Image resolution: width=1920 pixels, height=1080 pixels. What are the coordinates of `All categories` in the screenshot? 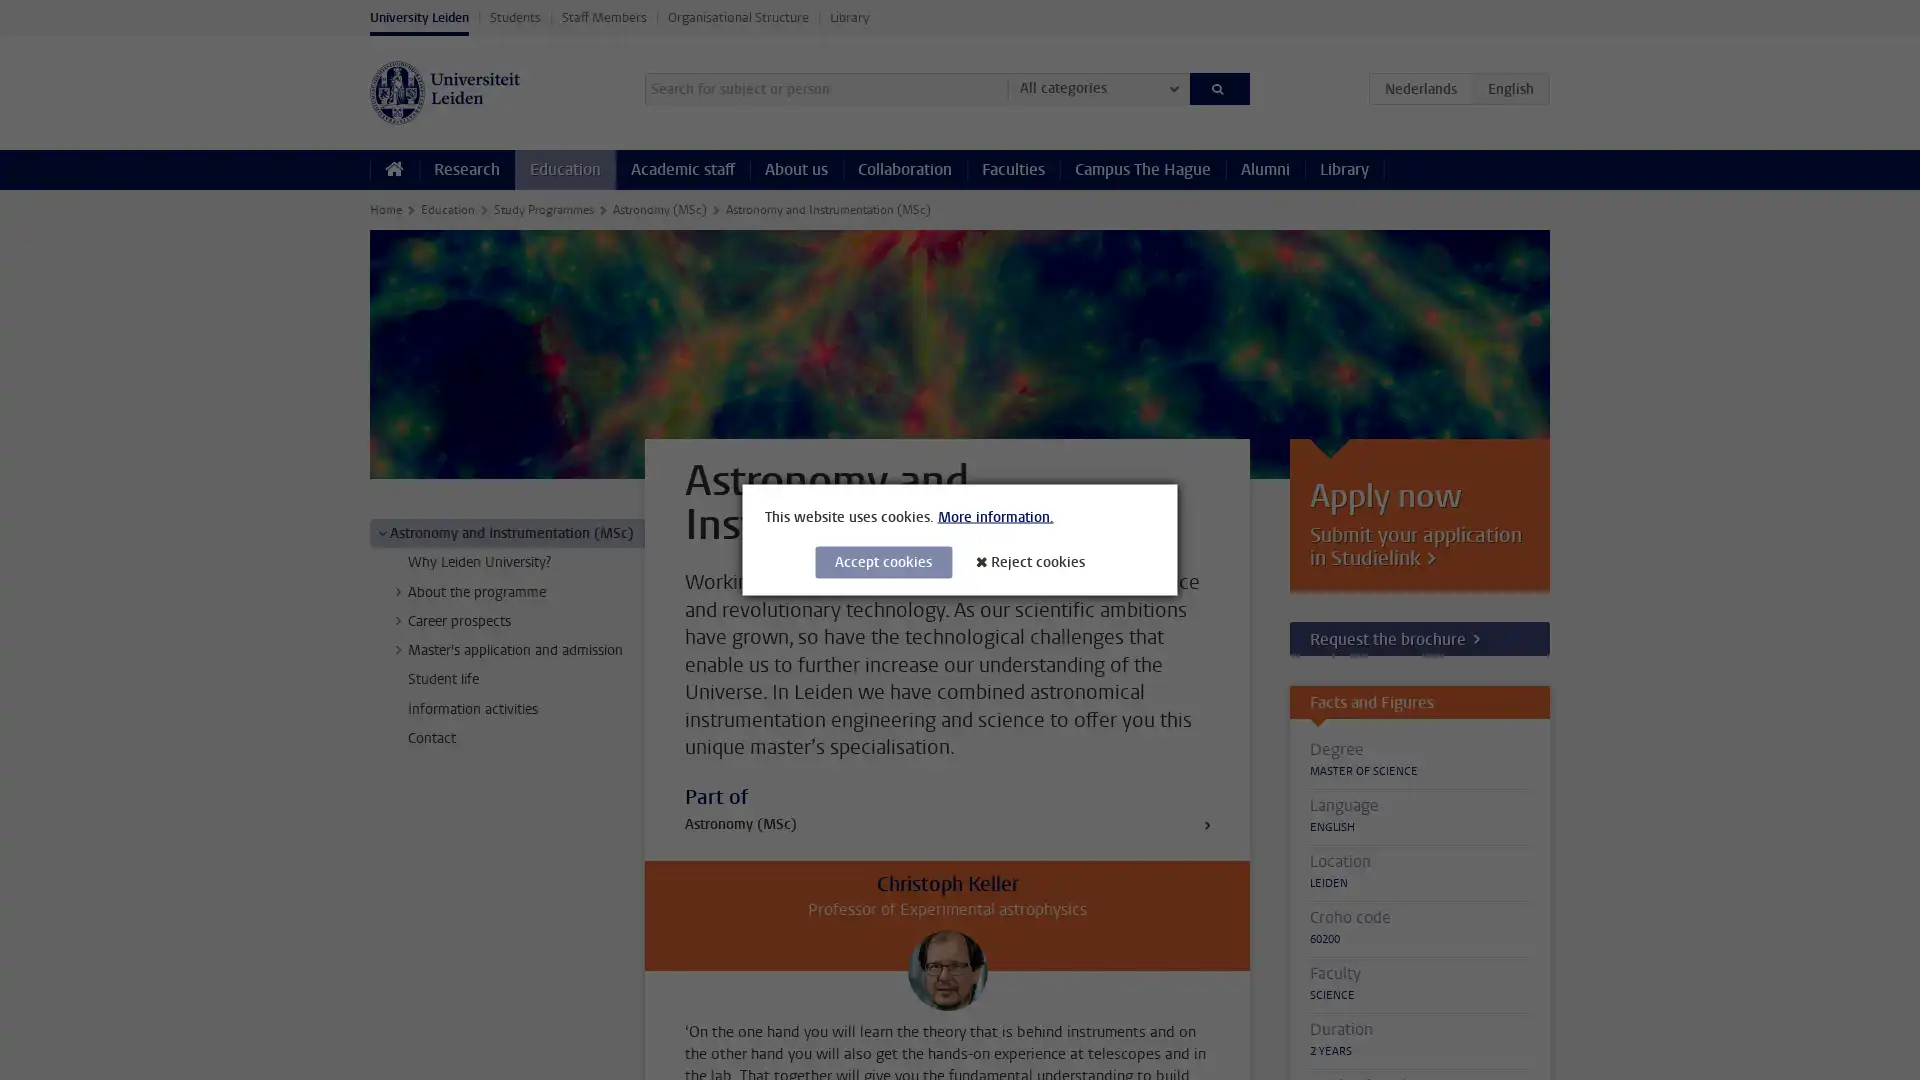 It's located at (1097, 87).